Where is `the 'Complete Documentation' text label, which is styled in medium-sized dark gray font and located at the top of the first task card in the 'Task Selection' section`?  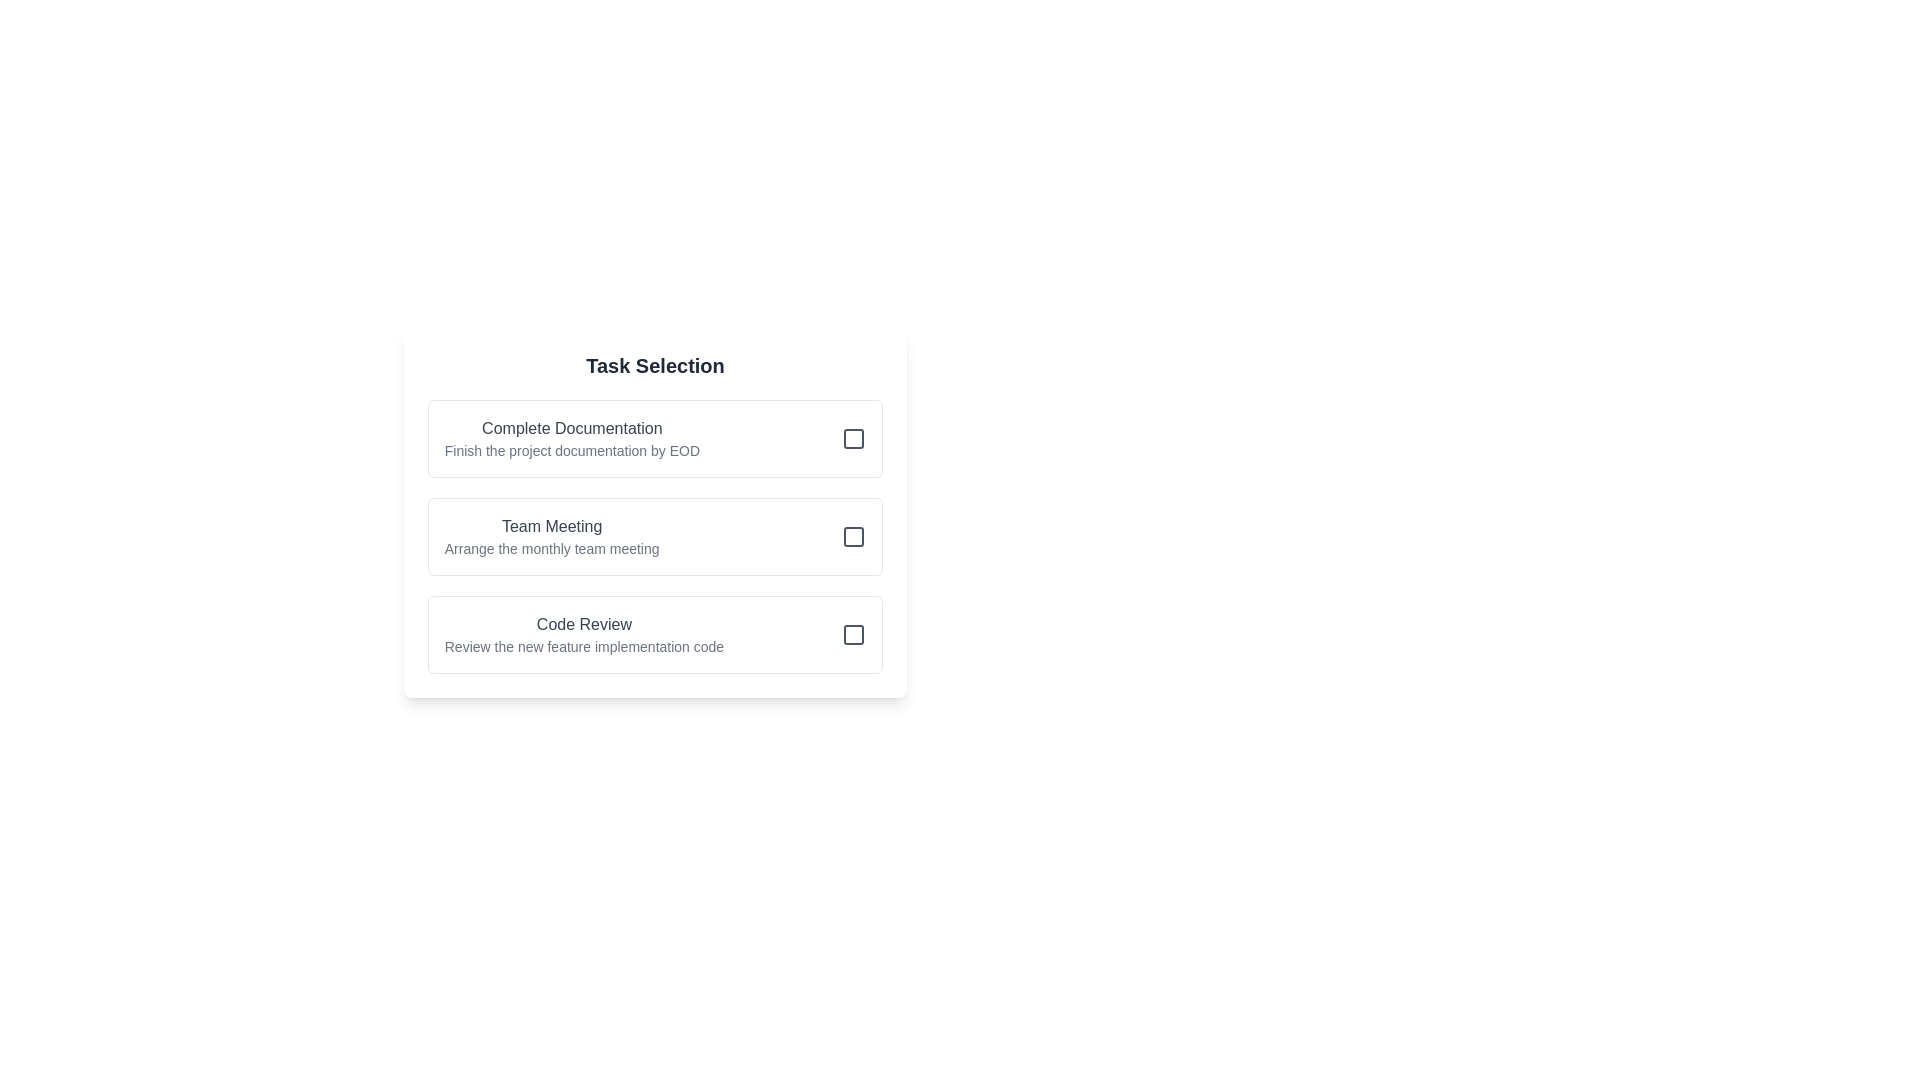
the 'Complete Documentation' text label, which is styled in medium-sized dark gray font and located at the top of the first task card in the 'Task Selection' section is located at coordinates (571, 427).